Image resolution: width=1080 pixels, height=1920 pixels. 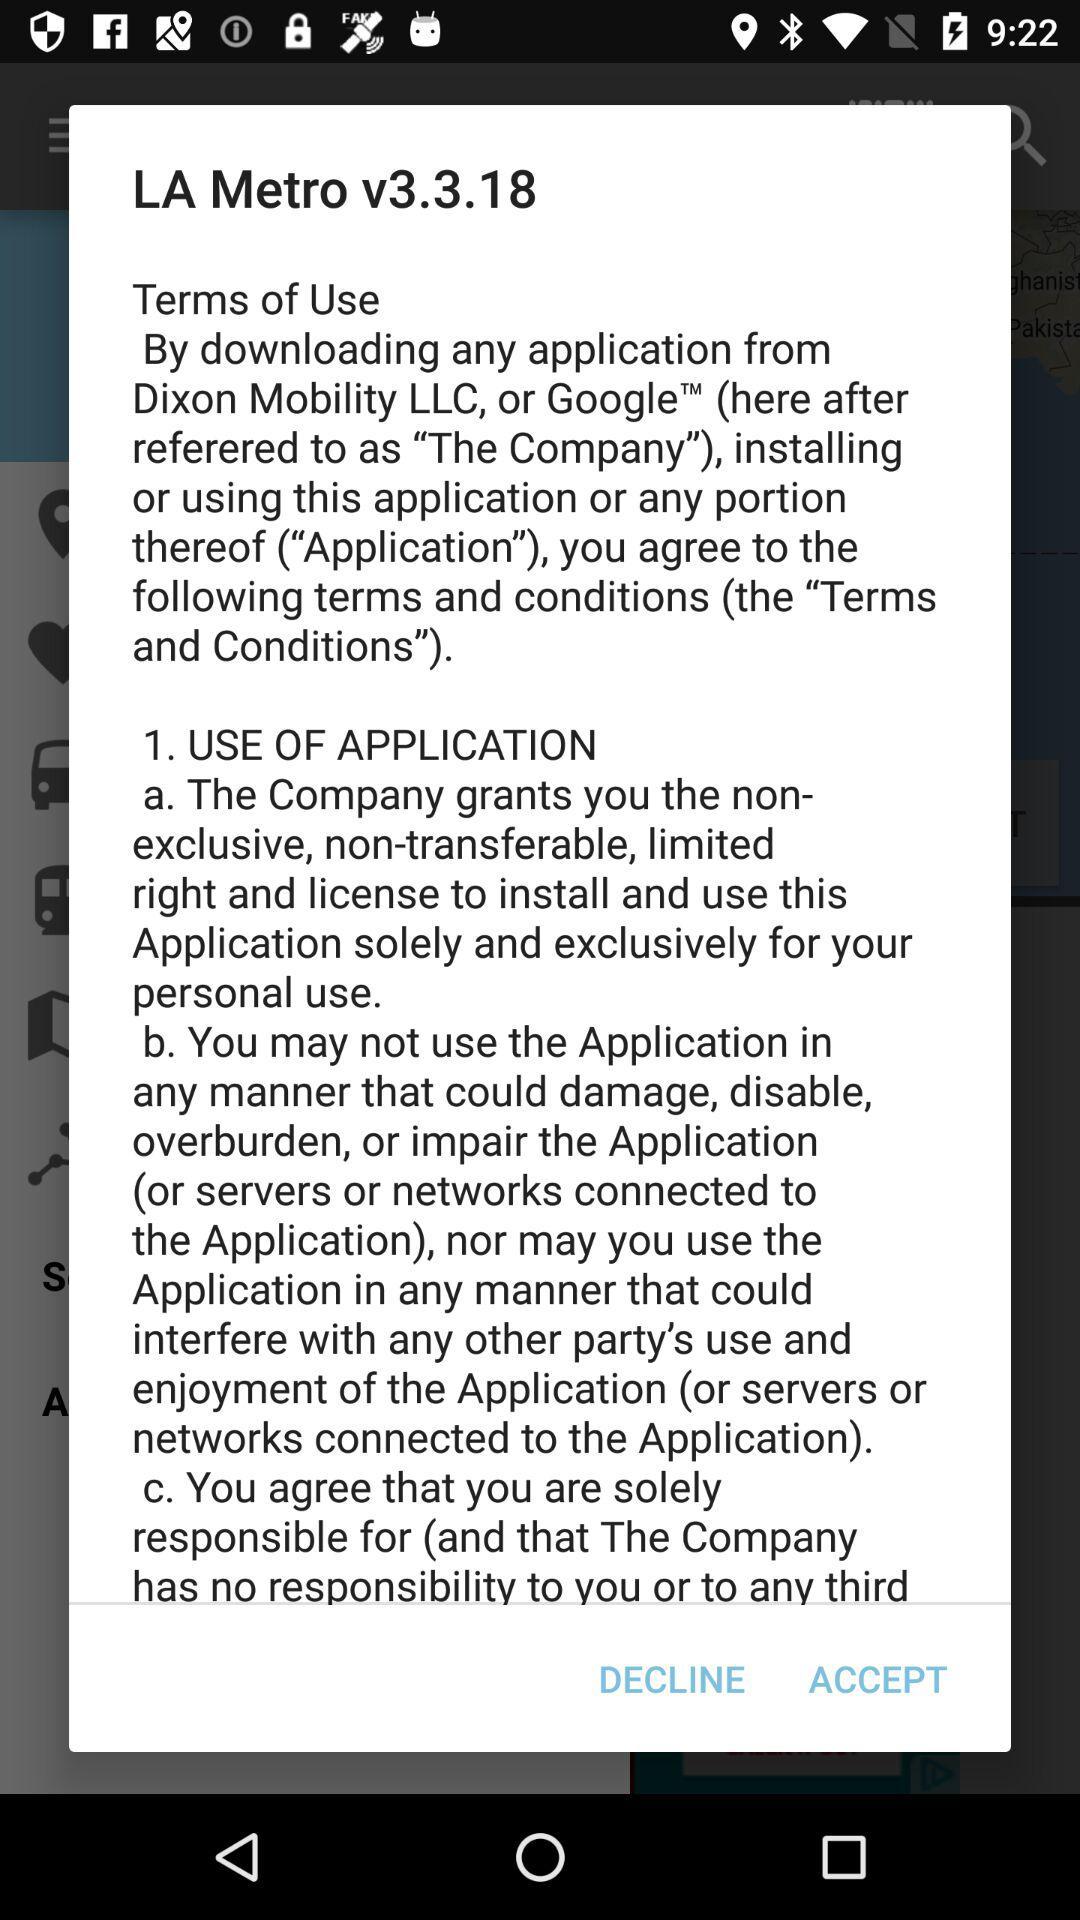 I want to click on item at the bottom, so click(x=671, y=1678).